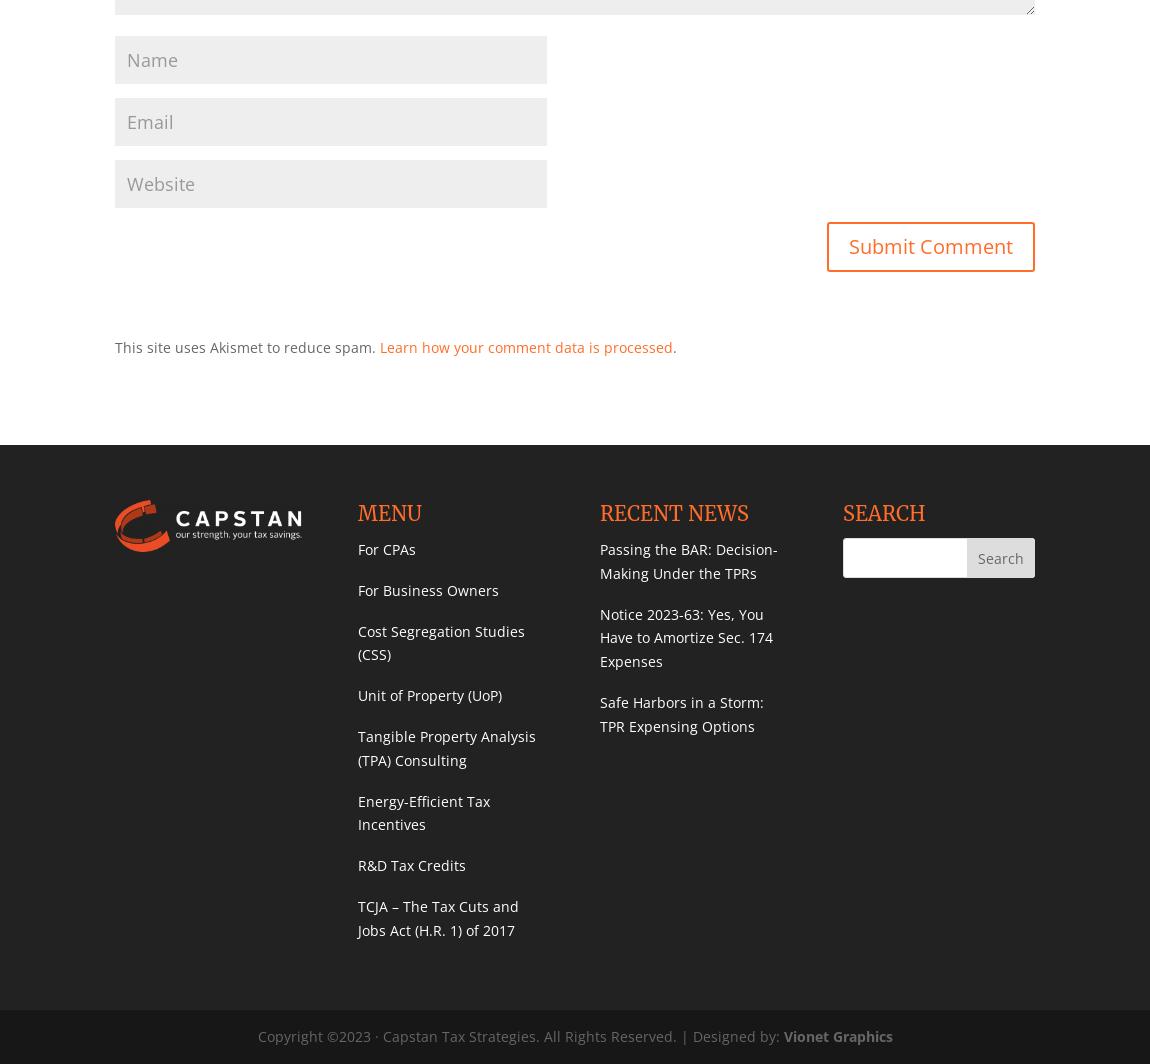 The height and width of the screenshot is (1064, 1150). What do you see at coordinates (445, 747) in the screenshot?
I see `'Tangible Property Analysis (TPA) Consulting'` at bounding box center [445, 747].